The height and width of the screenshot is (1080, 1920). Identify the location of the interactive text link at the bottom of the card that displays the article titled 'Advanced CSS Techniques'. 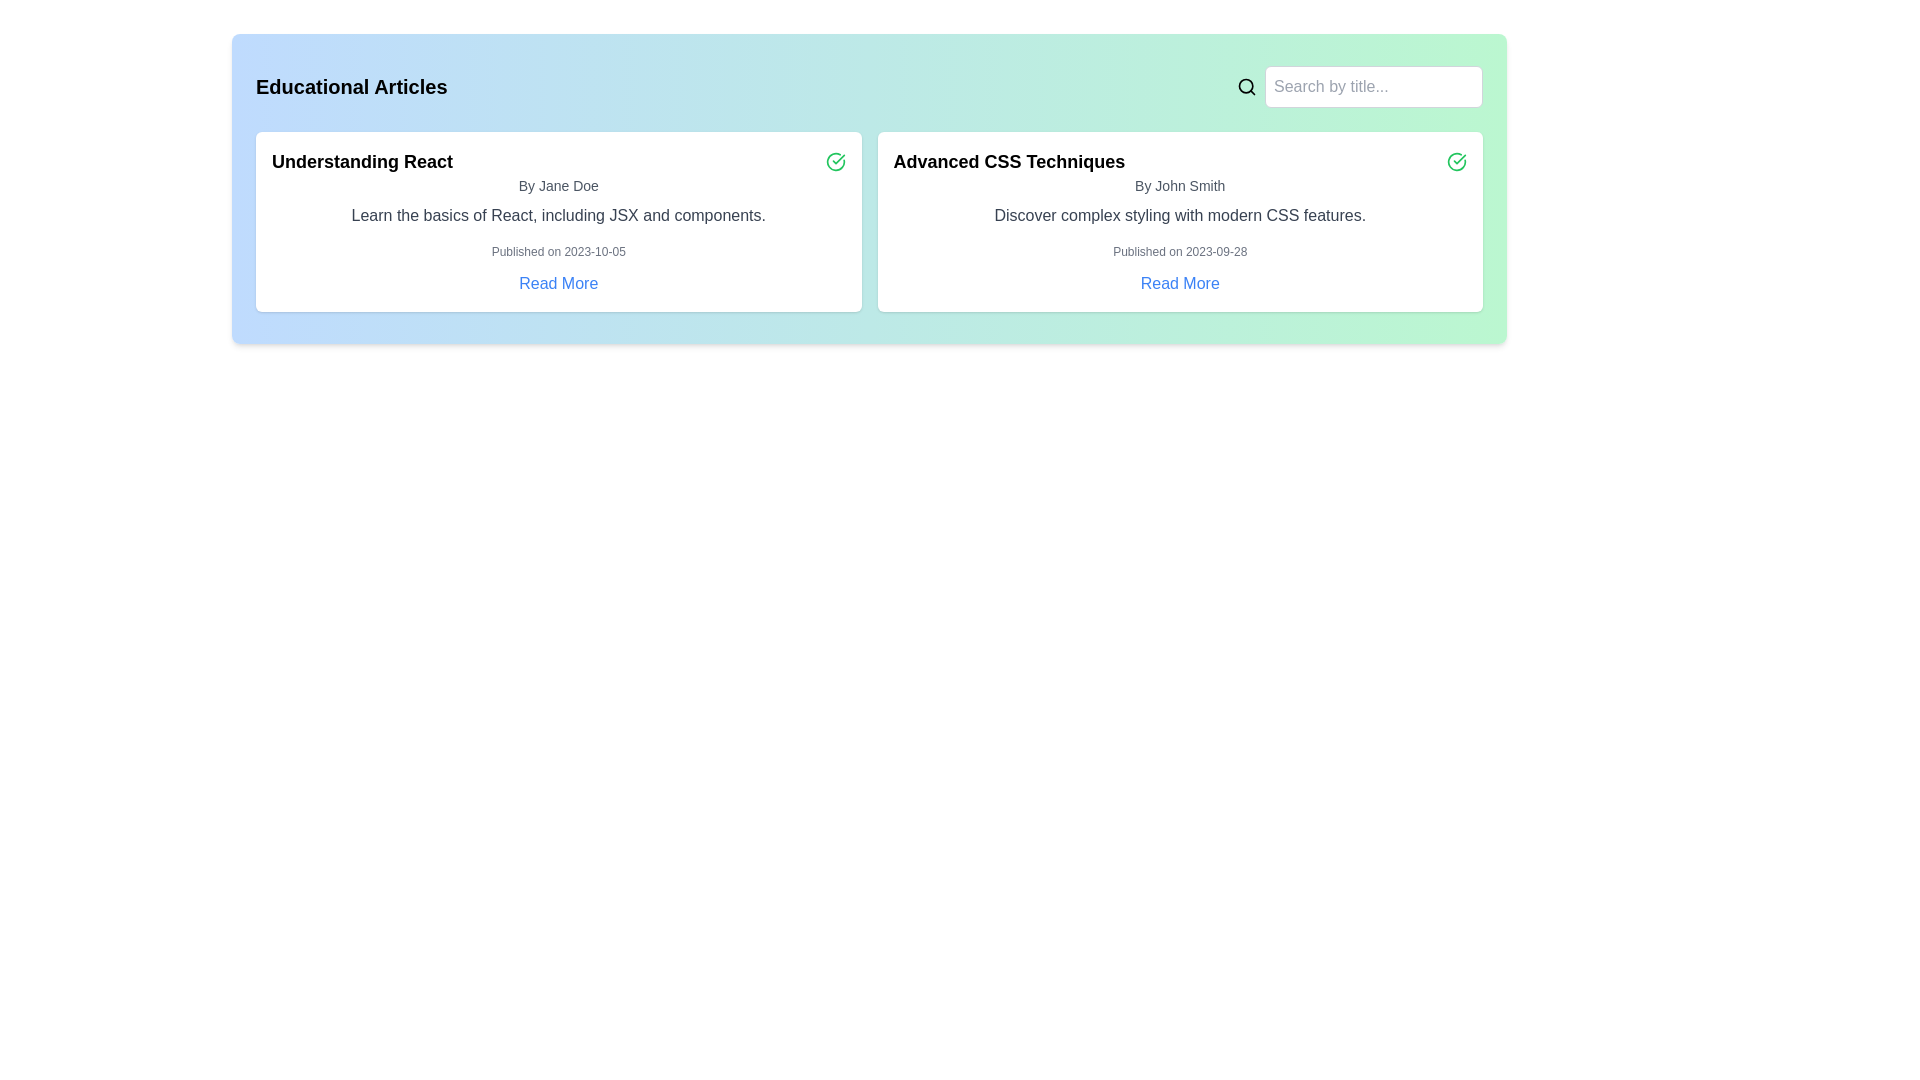
(1180, 284).